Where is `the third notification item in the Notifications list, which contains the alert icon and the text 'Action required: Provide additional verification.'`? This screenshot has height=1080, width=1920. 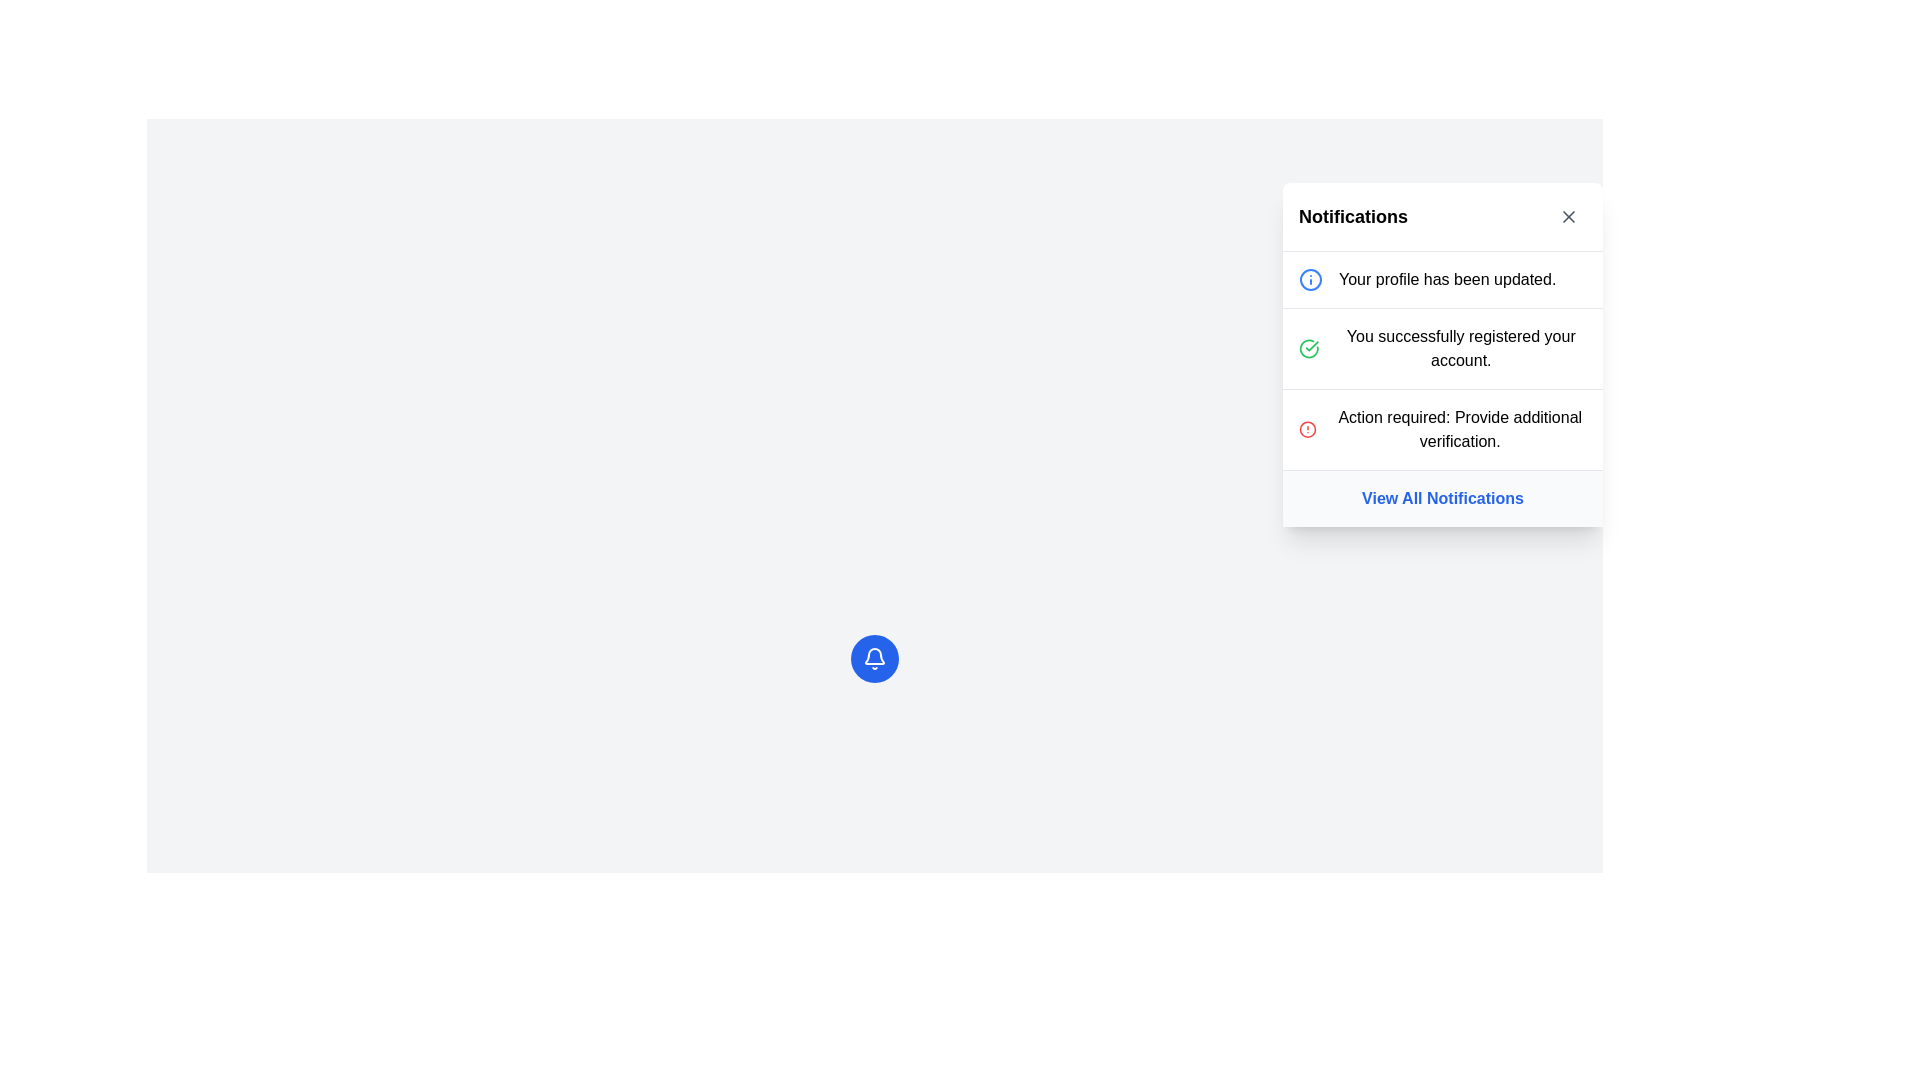 the third notification item in the Notifications list, which contains the alert icon and the text 'Action required: Provide additional verification.' is located at coordinates (1443, 427).